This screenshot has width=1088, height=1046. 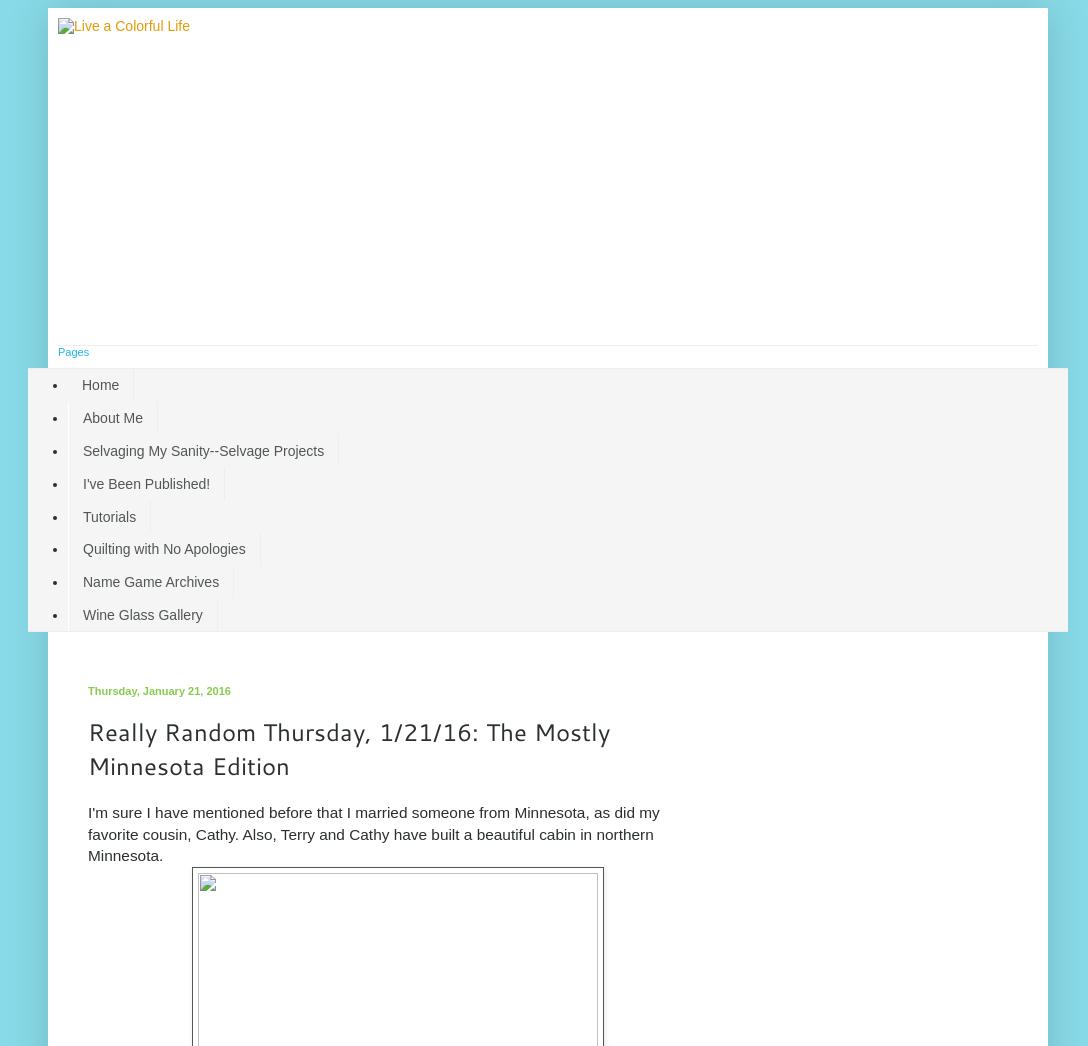 What do you see at coordinates (73, 350) in the screenshot?
I see `'Pages'` at bounding box center [73, 350].